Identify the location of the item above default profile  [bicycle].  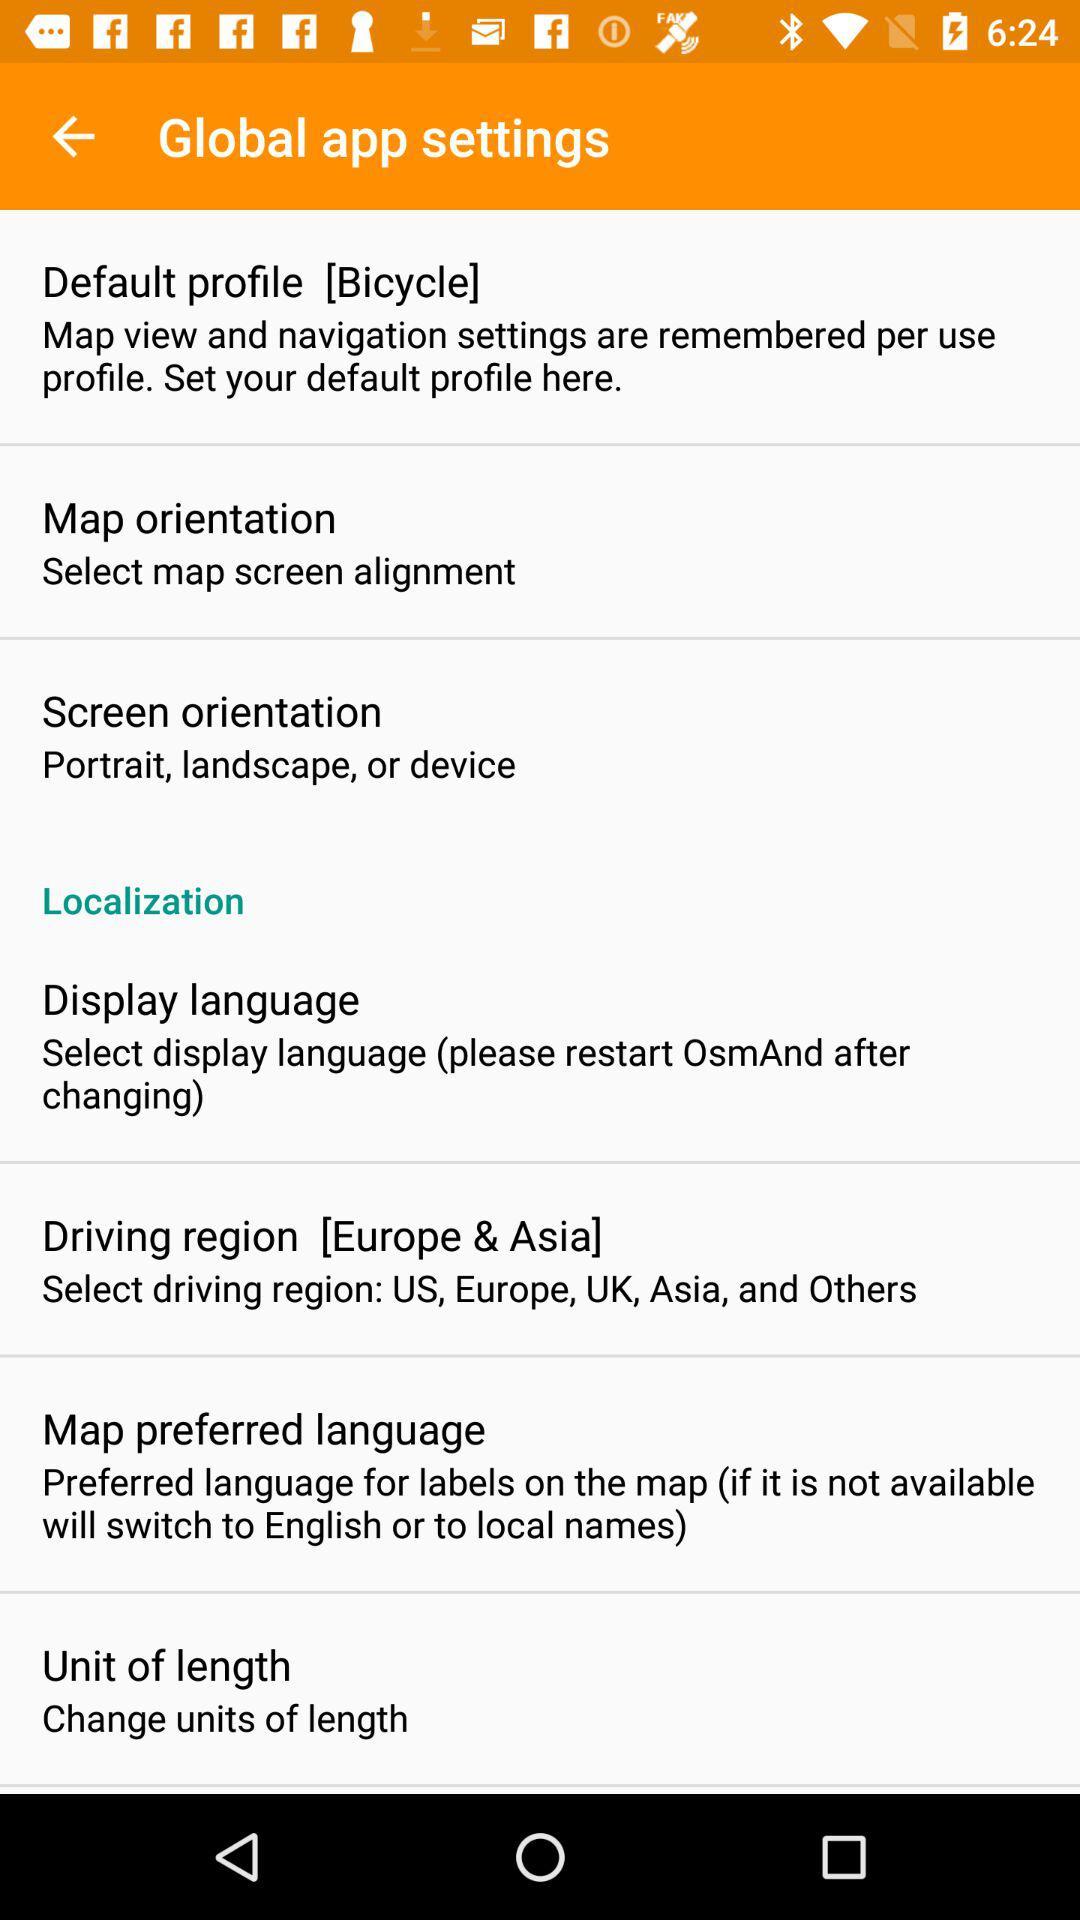
(72, 135).